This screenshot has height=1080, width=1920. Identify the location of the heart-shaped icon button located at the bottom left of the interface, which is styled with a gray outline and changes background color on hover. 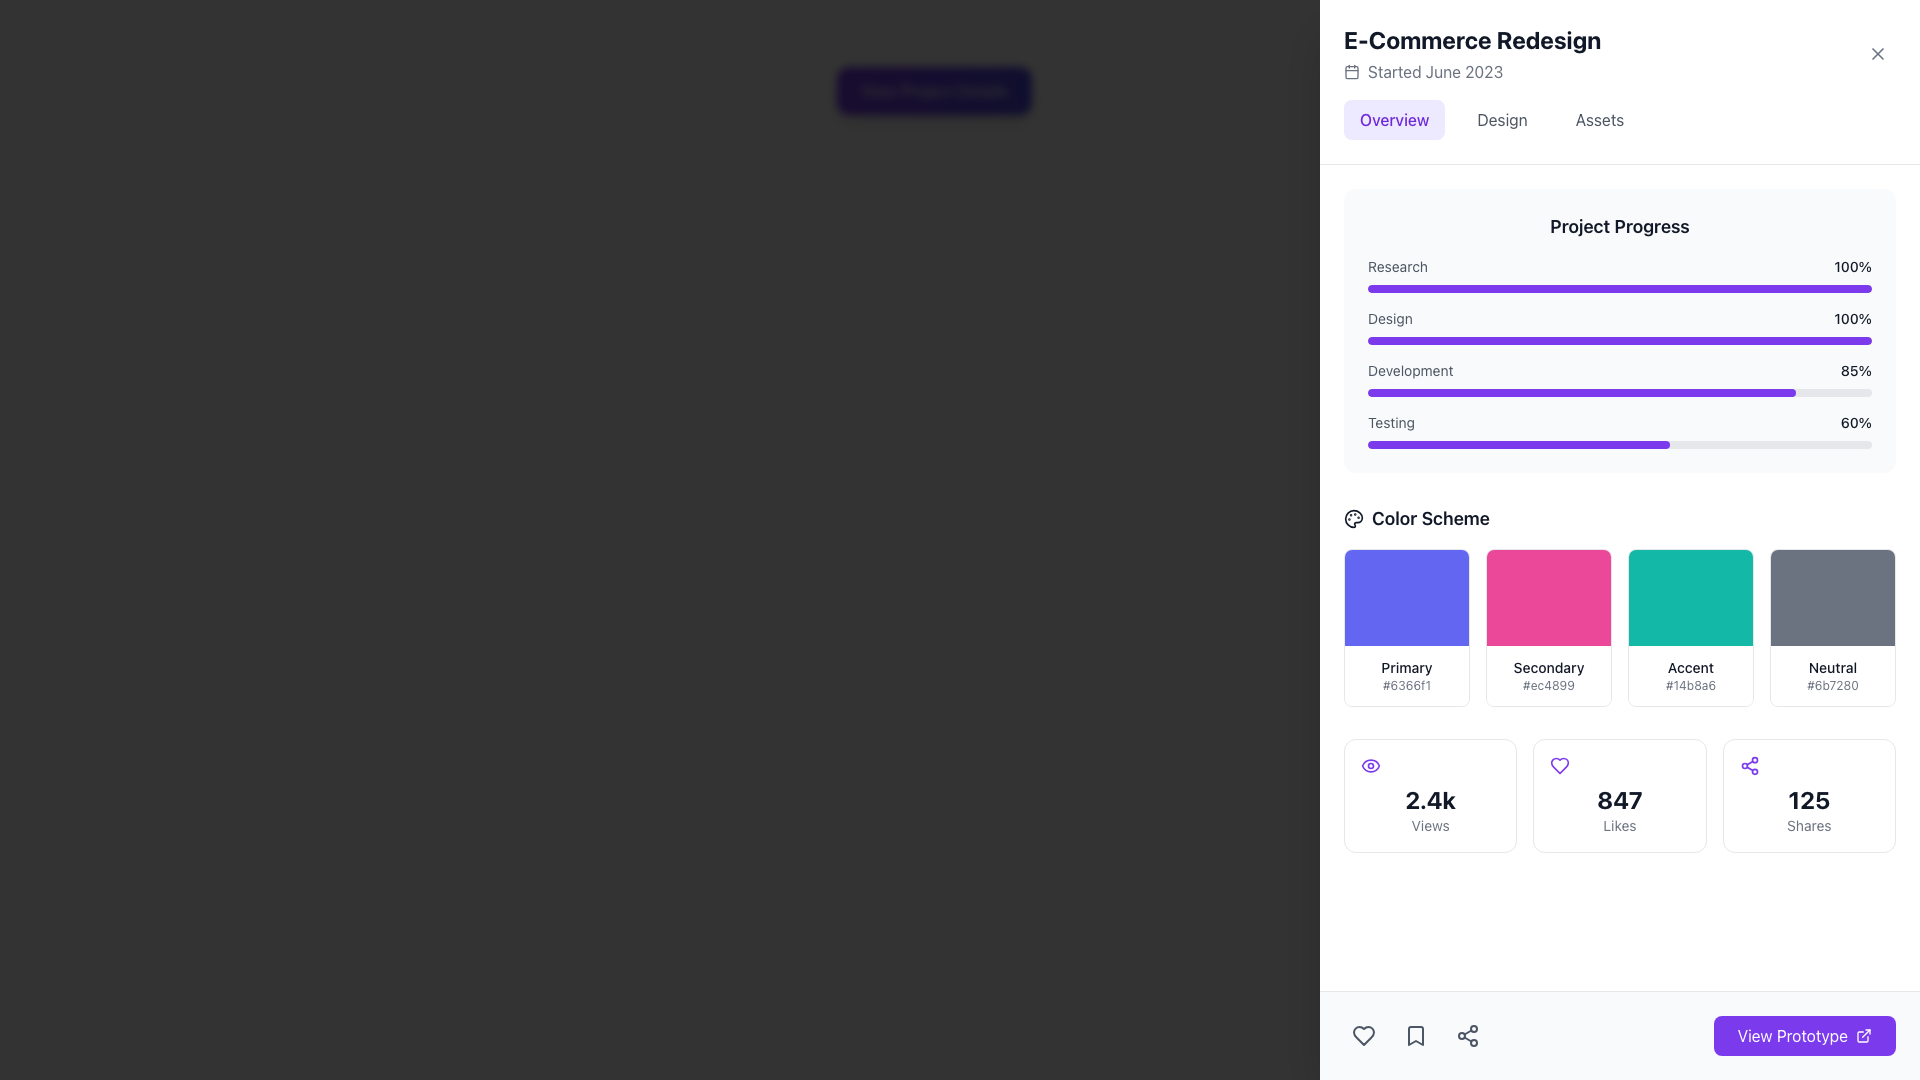
(1362, 1035).